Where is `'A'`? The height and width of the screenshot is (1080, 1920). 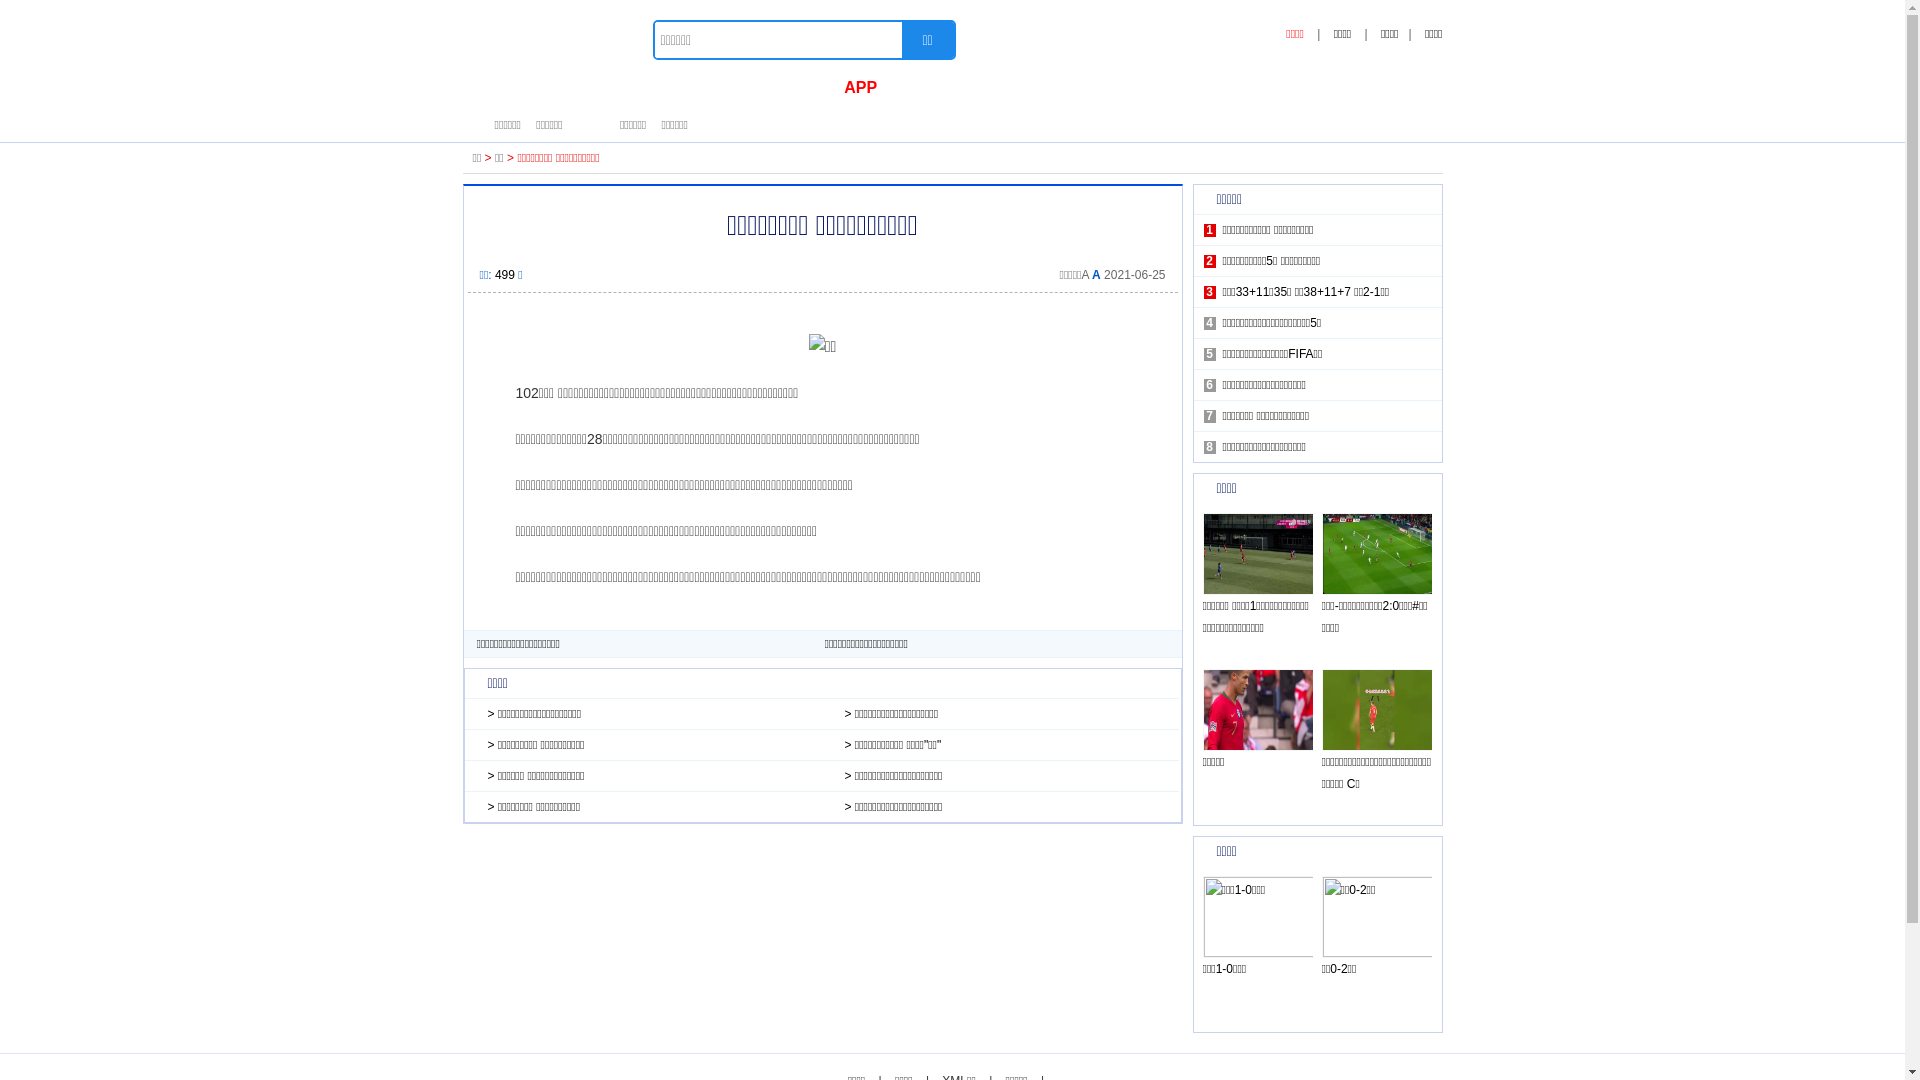
'A' is located at coordinates (1083, 274).